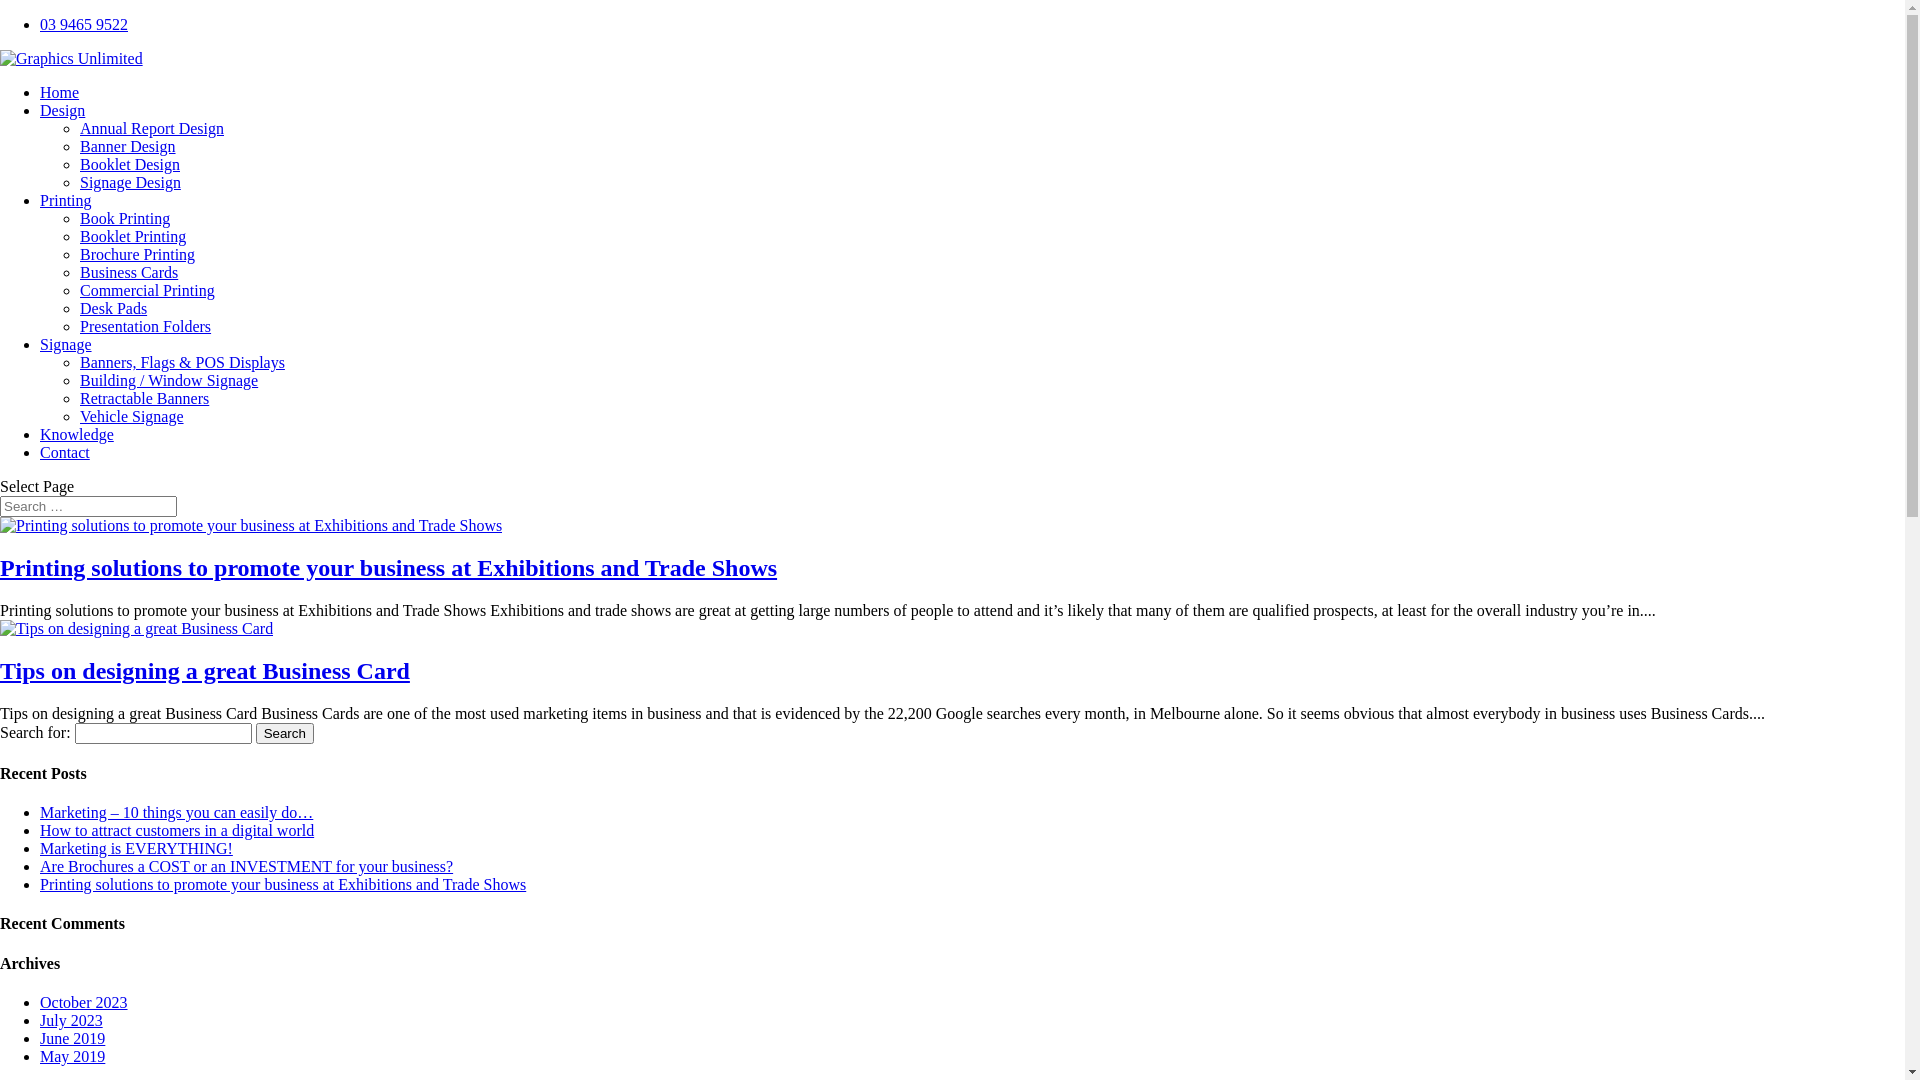 The image size is (1920, 1080). Describe the element at coordinates (132, 235) in the screenshot. I see `'Booklet Printing'` at that location.